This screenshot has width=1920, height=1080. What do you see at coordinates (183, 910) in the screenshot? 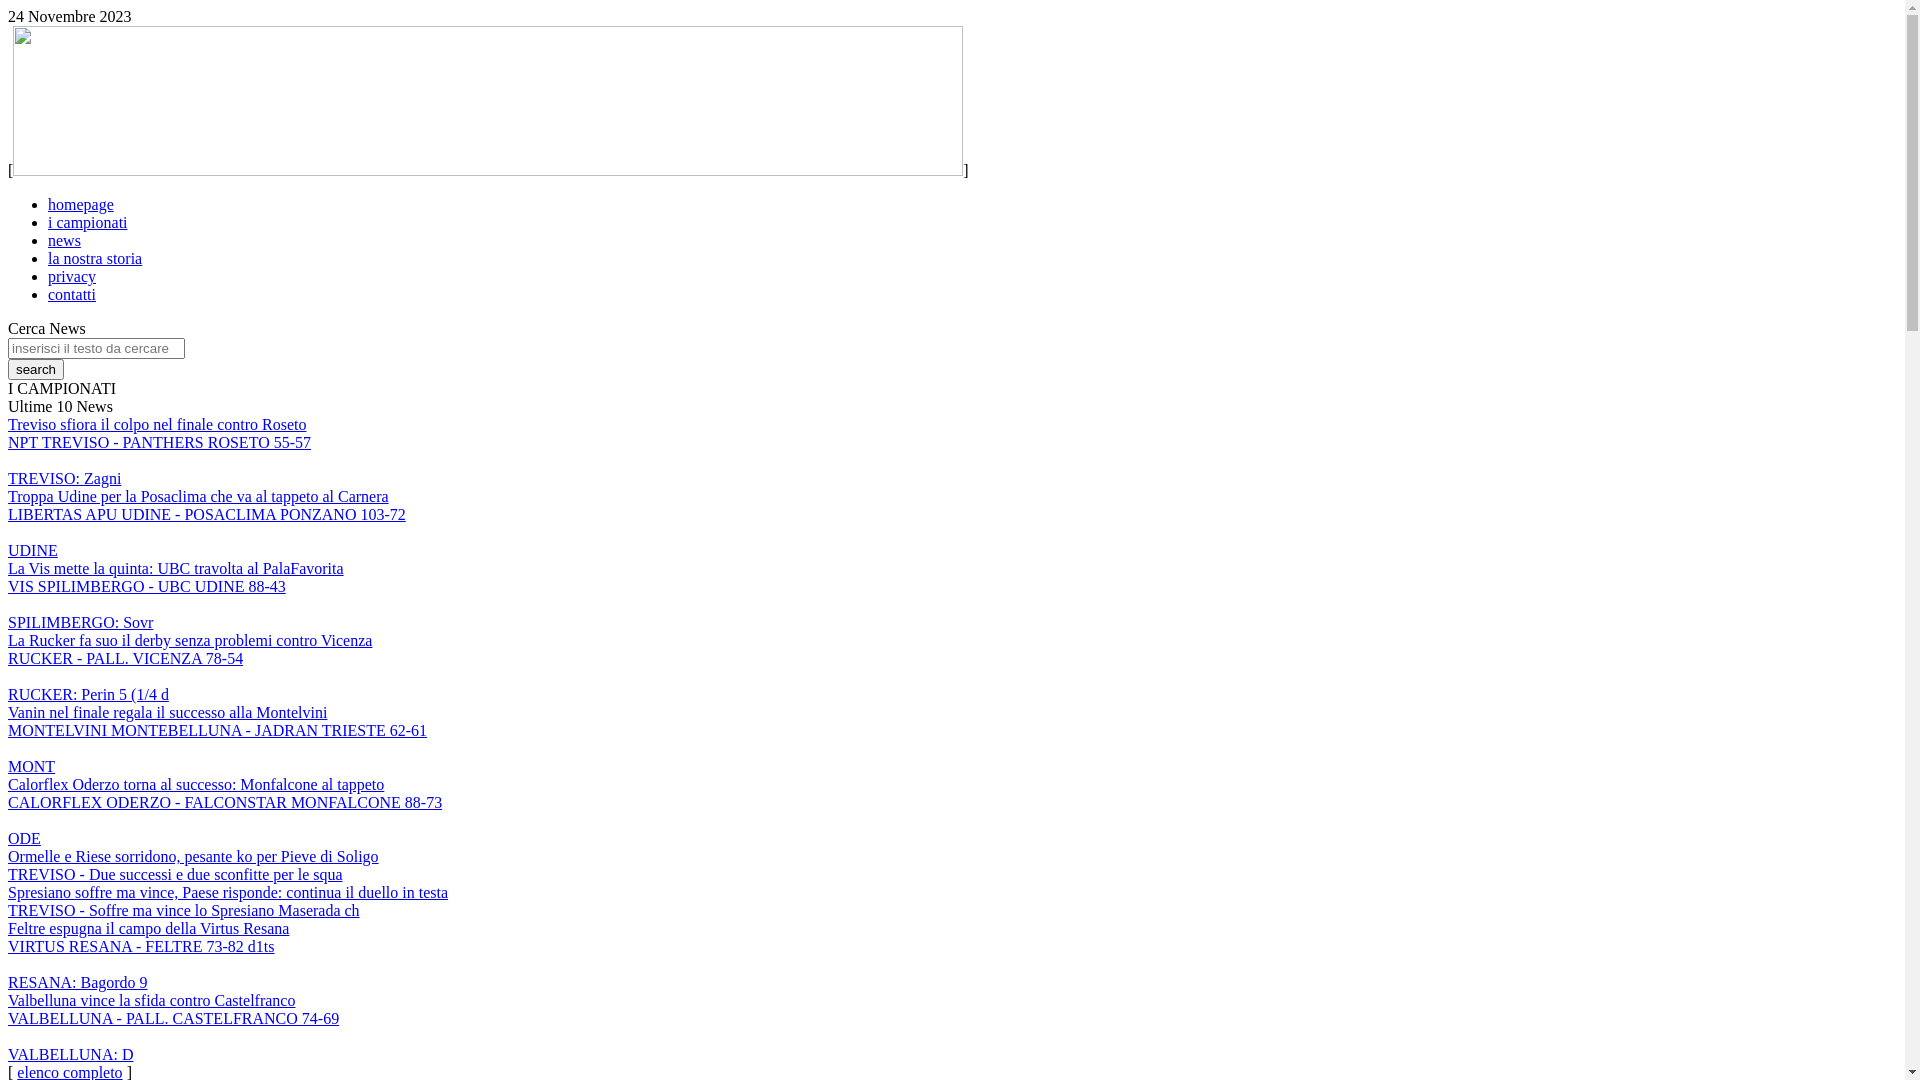
I see `'TREVISO - Soffre ma vince lo Spresiano Maserada ch'` at bounding box center [183, 910].